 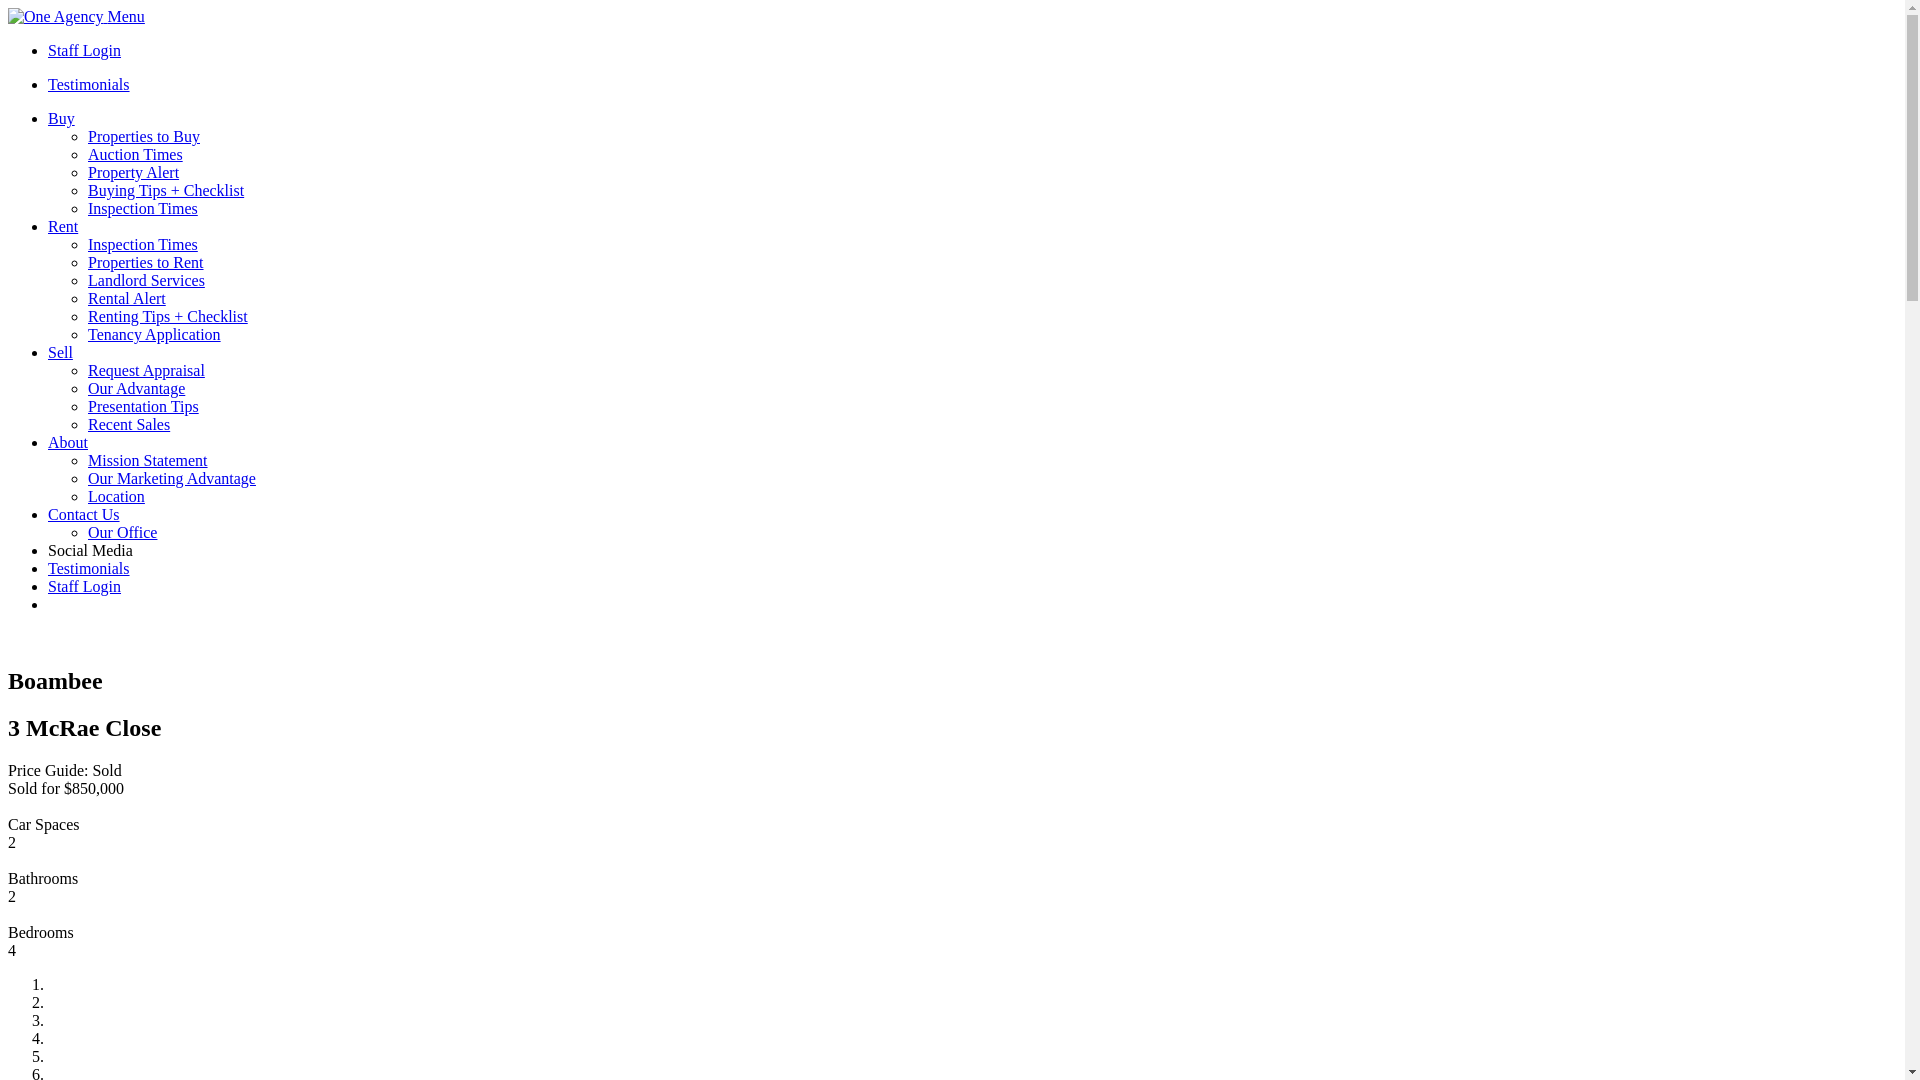 What do you see at coordinates (61, 118) in the screenshot?
I see `'Buy'` at bounding box center [61, 118].